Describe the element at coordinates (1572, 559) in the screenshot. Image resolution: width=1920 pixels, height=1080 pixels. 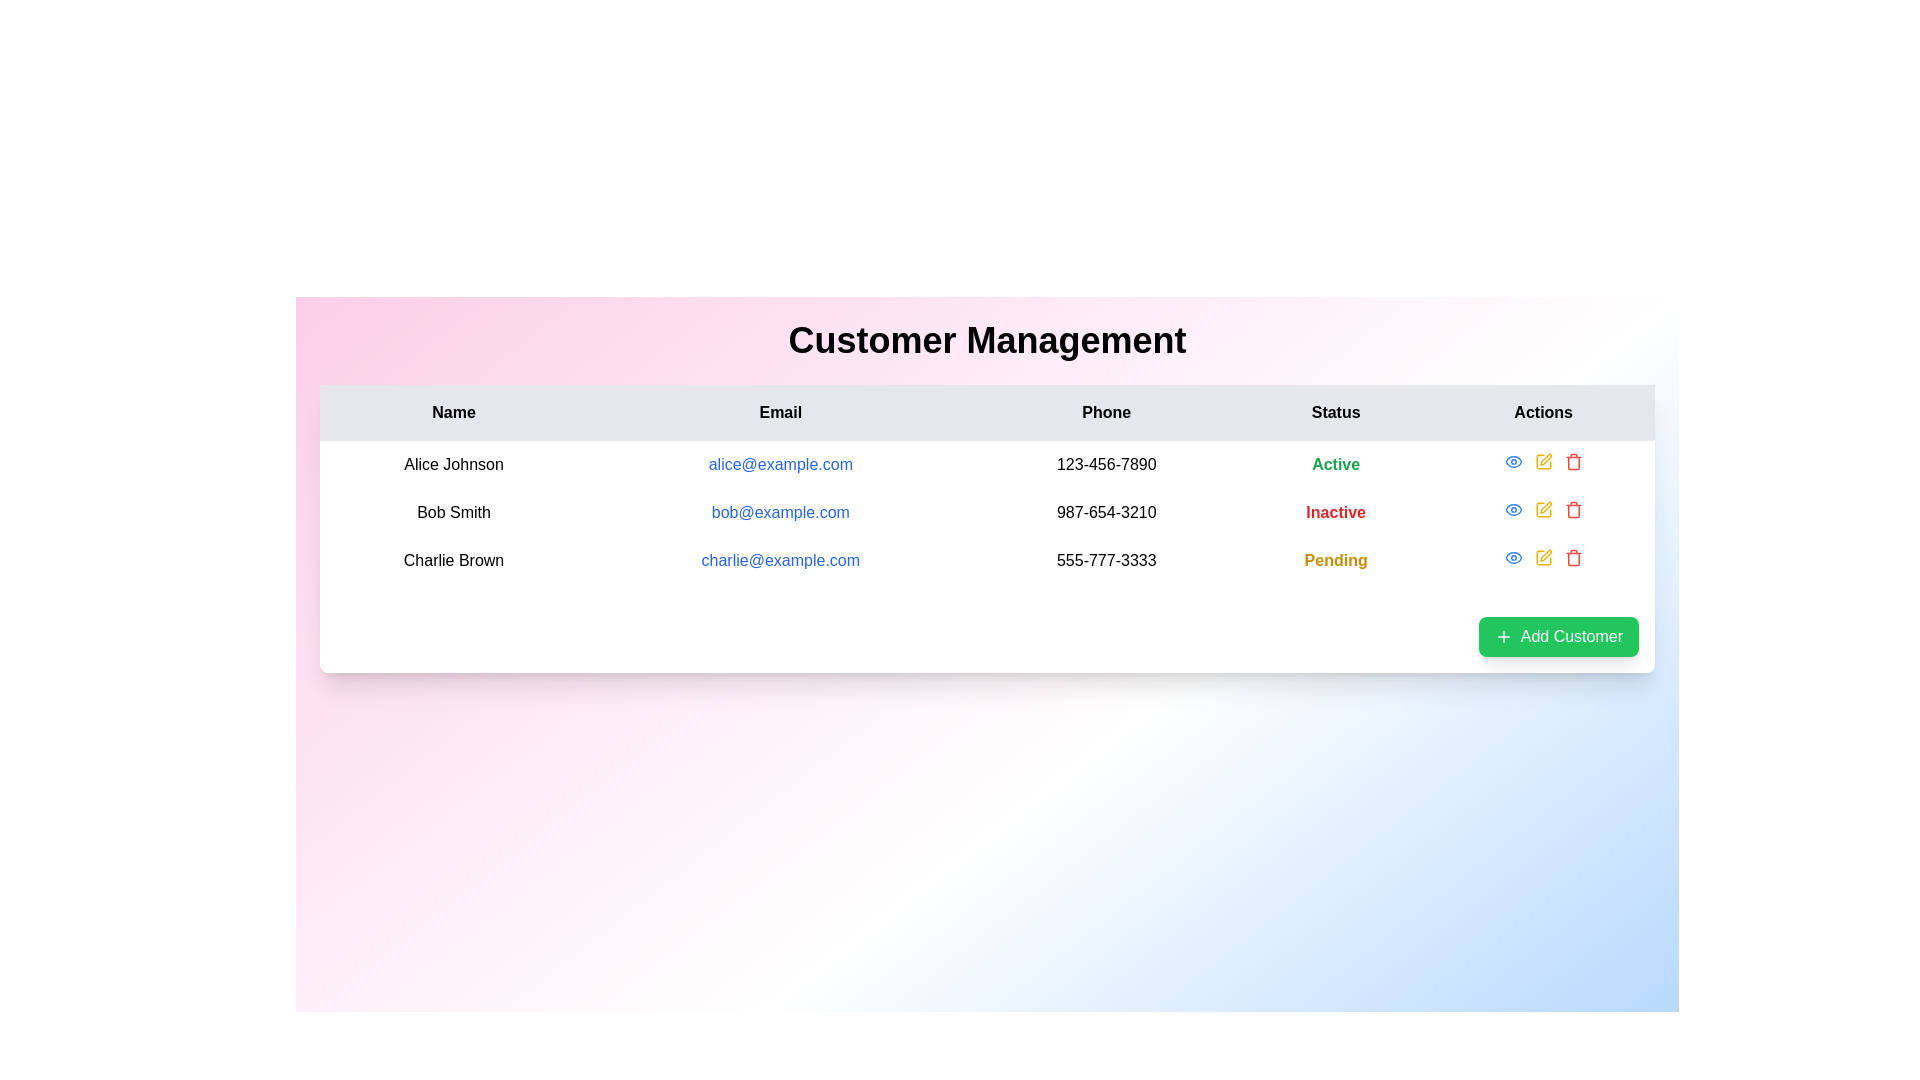
I see `the central part of the trash bin icon in the 'Actions' column of the last row, associated with the 'Charlie Brown' record` at that location.